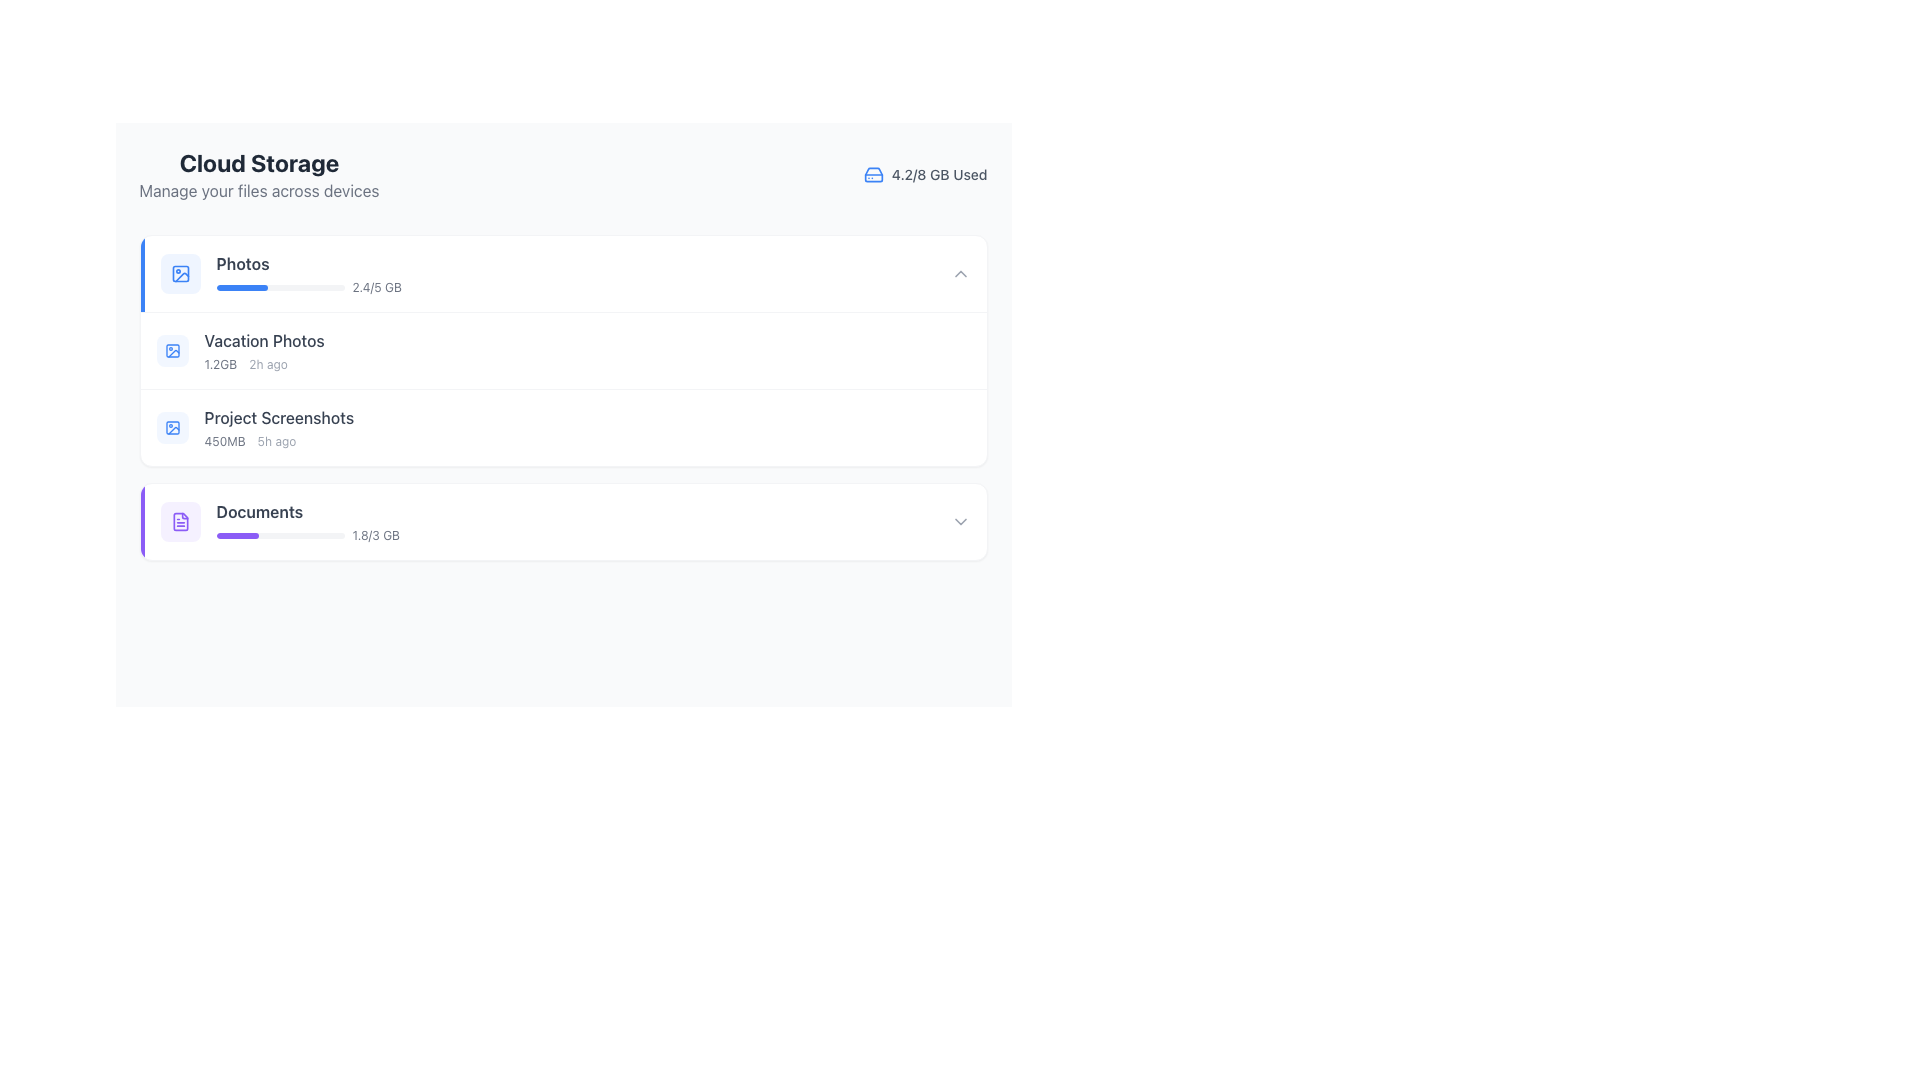 The image size is (1920, 1080). I want to click on the sharing button associated with 'Vacation Photos', so click(919, 350).